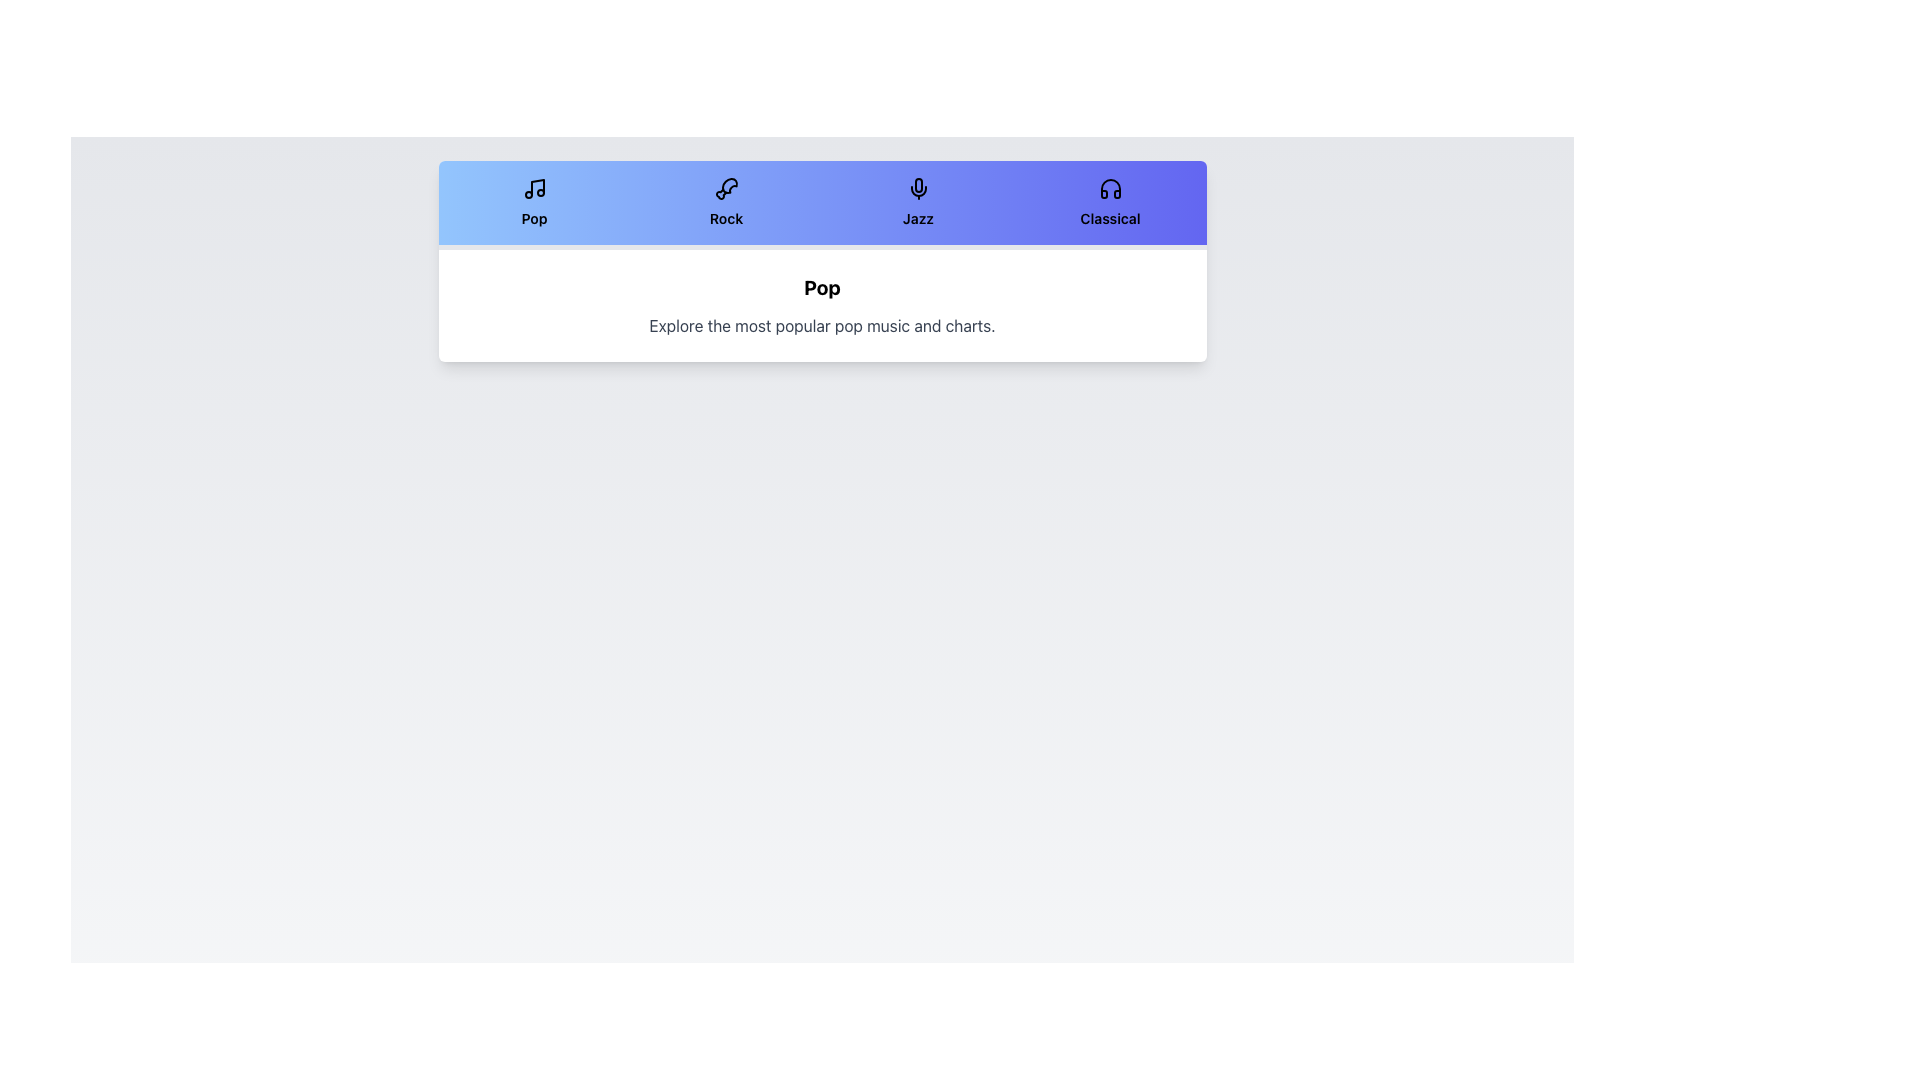 The width and height of the screenshot is (1920, 1080). Describe the element at coordinates (534, 219) in the screenshot. I see `the text label located beneath the music note icon` at that location.